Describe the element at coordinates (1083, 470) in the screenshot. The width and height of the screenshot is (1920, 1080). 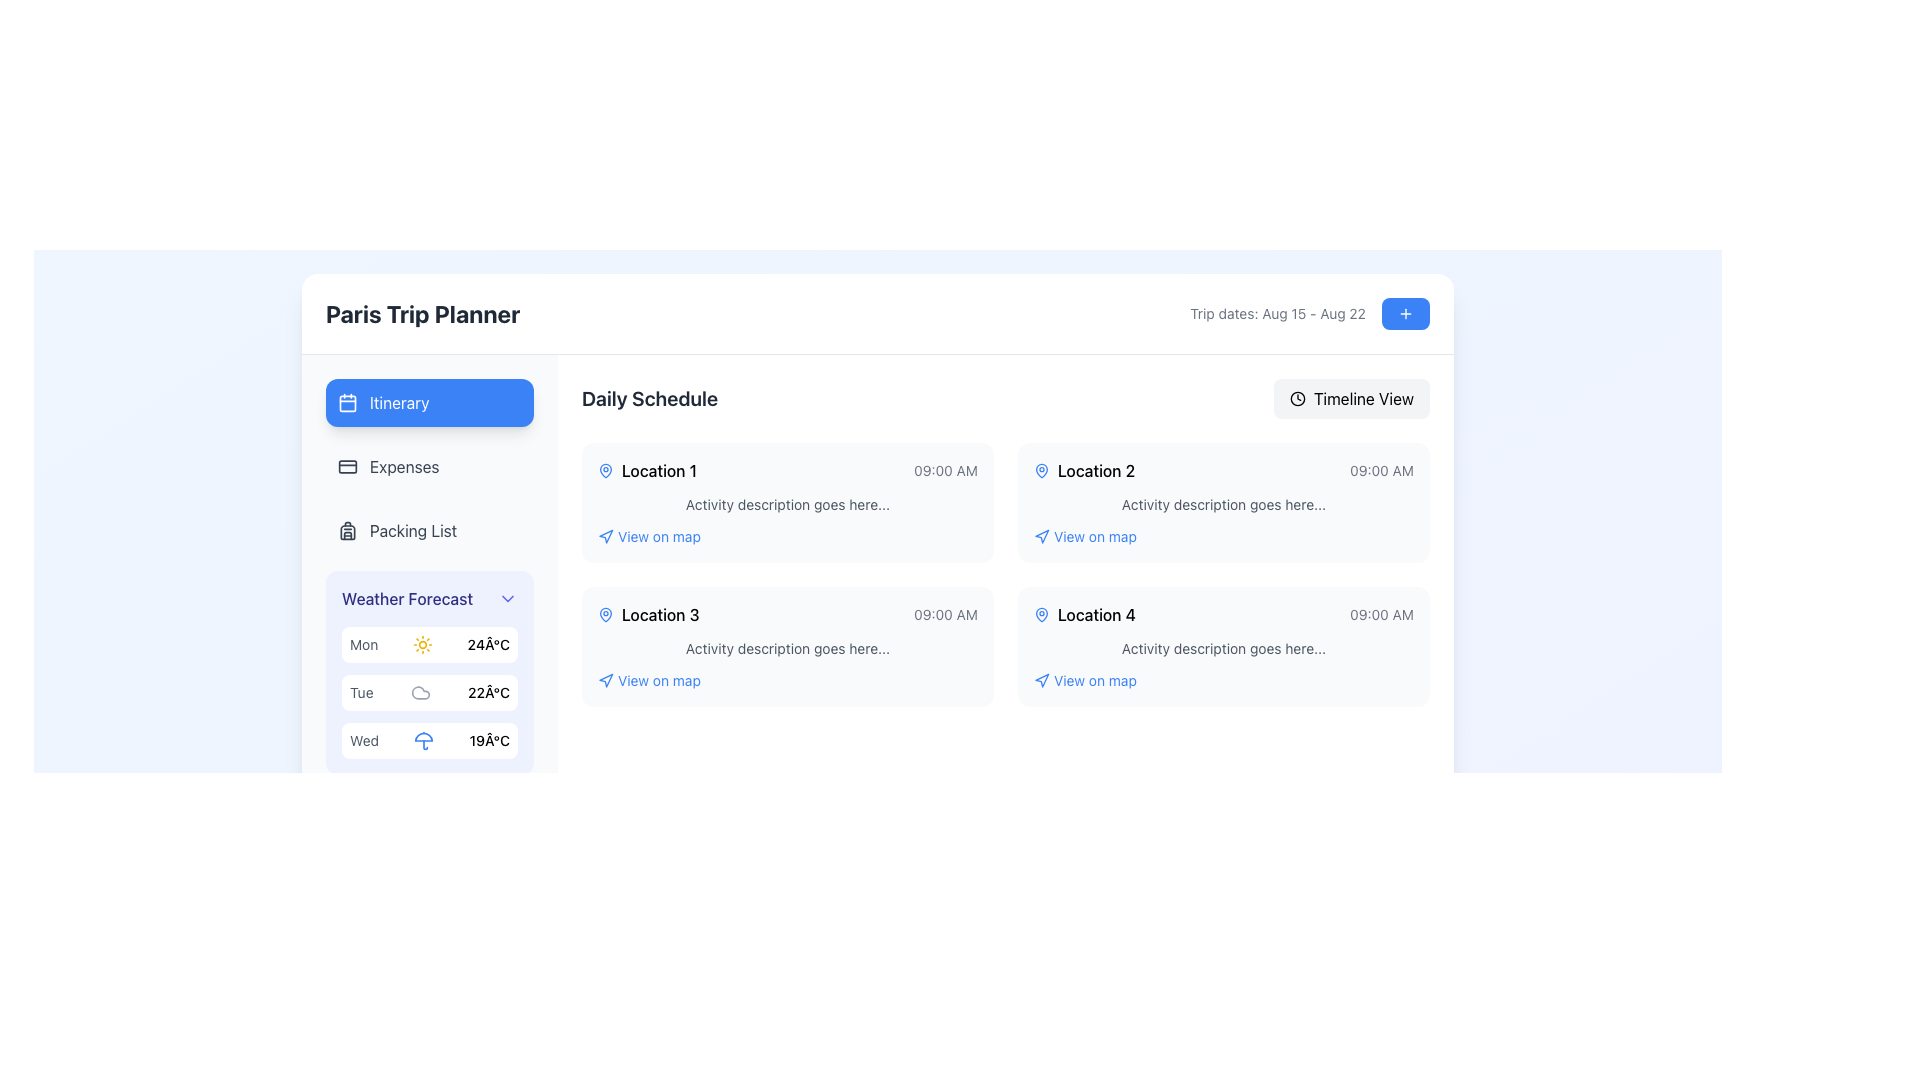
I see `text label displaying 'Location 2', which is located in the second card of the 'Daily Schedule' section, between the blue map pin icon and the time '09:00 AM'` at that location.